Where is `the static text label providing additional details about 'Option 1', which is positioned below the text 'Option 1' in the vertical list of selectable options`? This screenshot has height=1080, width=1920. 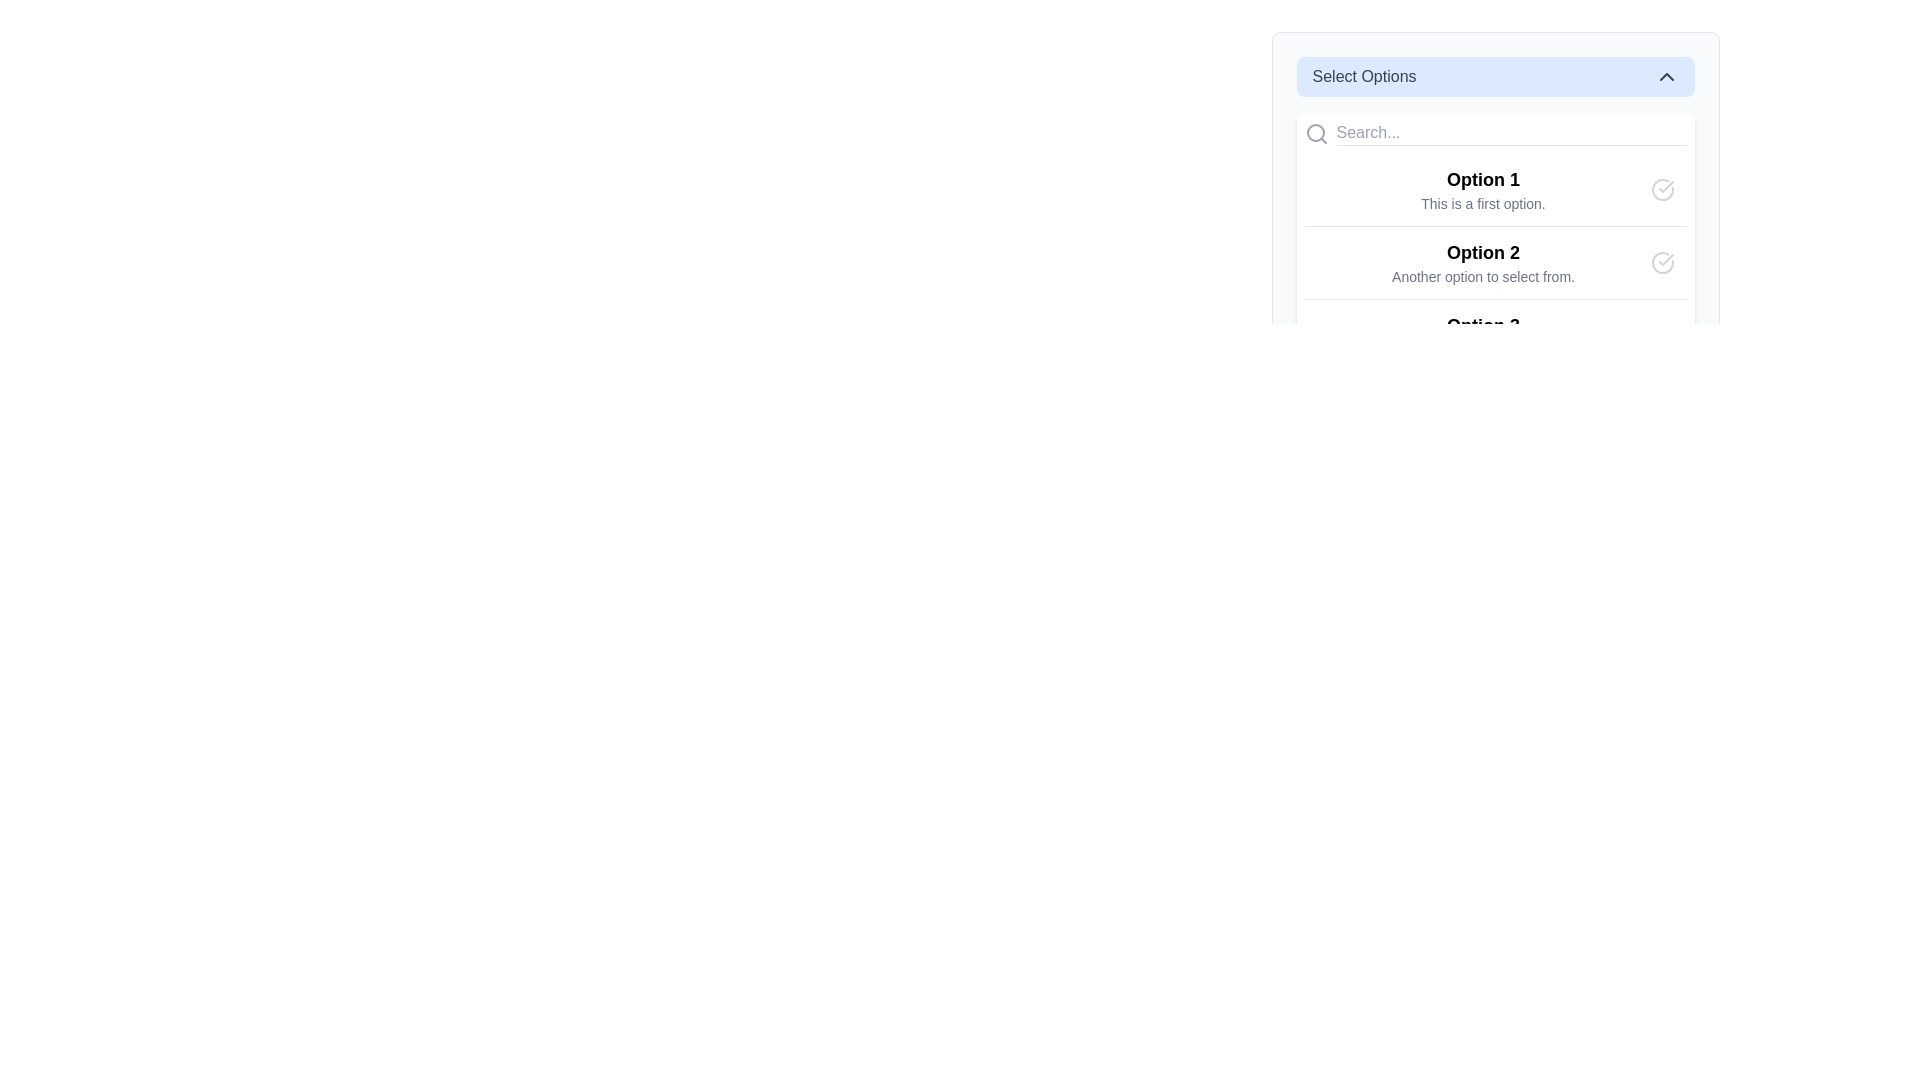 the static text label providing additional details about 'Option 1', which is positioned below the text 'Option 1' in the vertical list of selectable options is located at coordinates (1483, 204).